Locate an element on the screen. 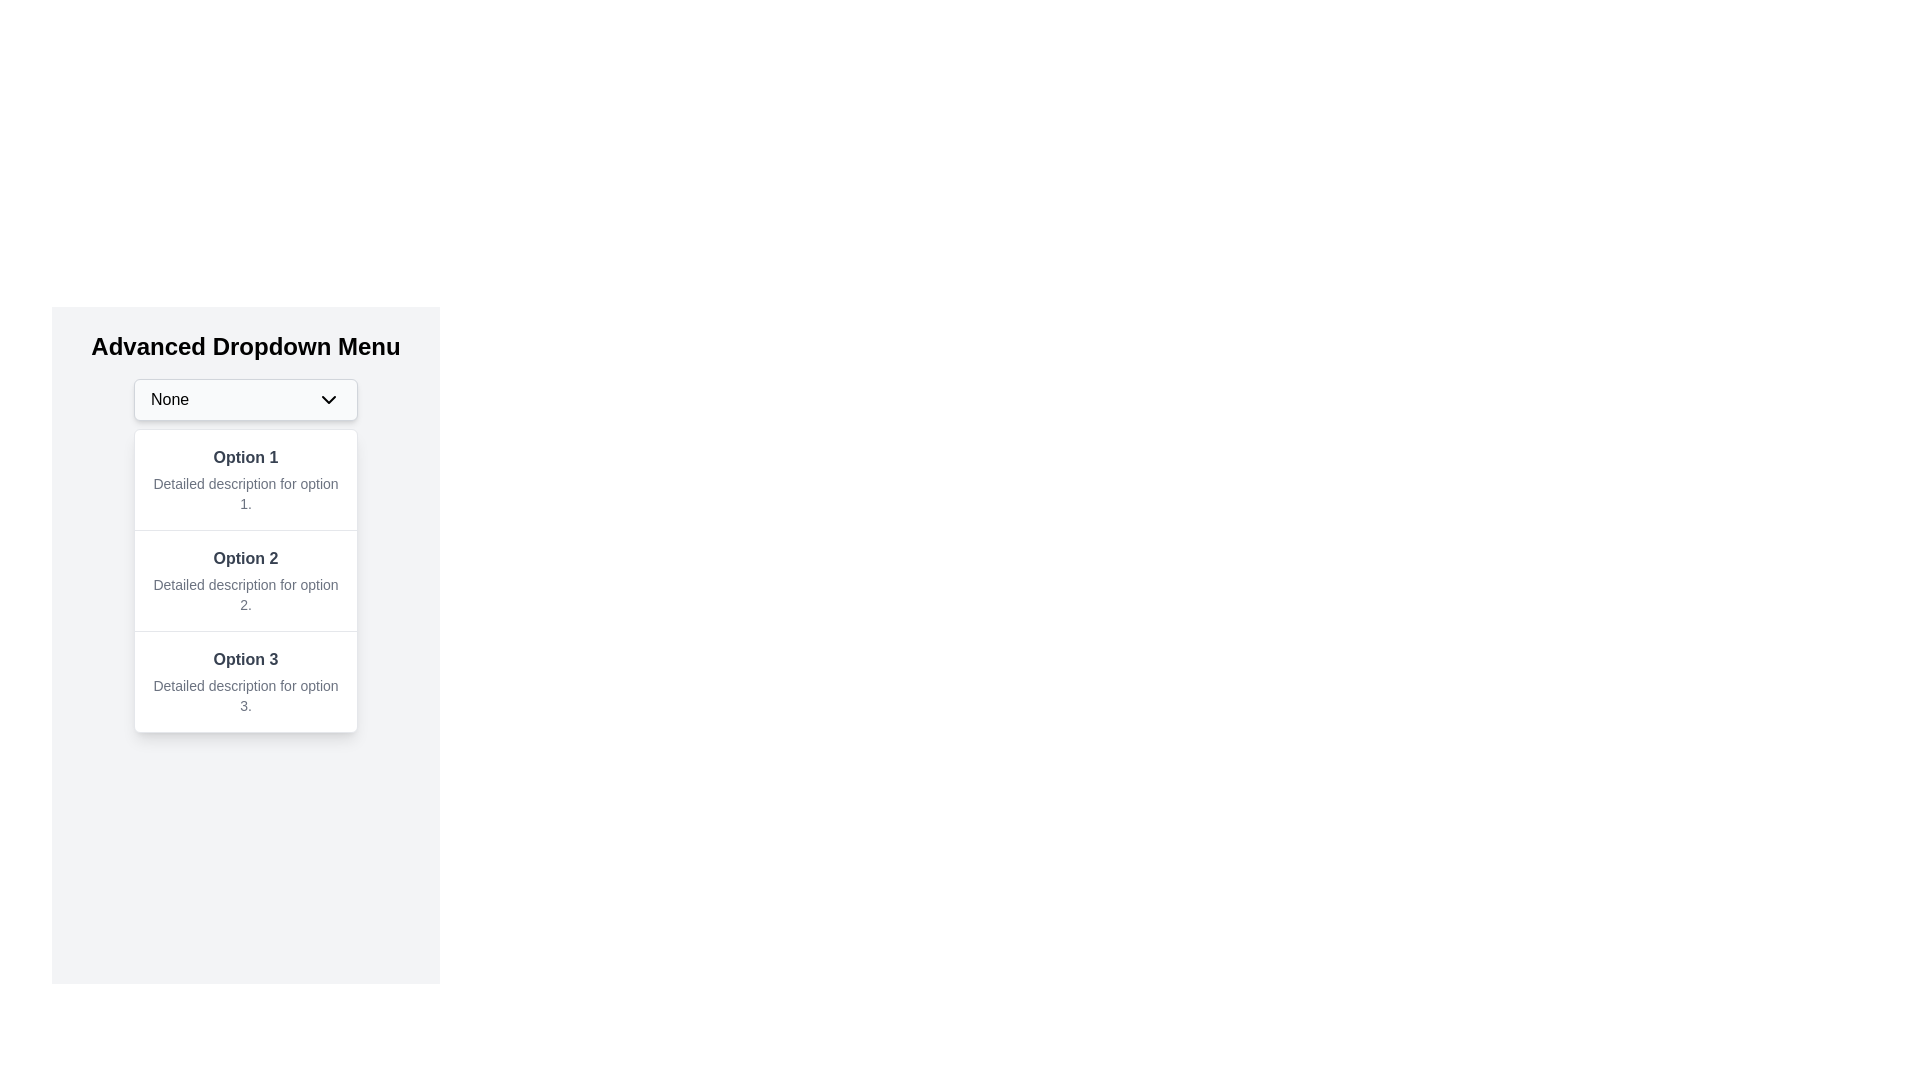  the second panel of the dropdown menu is located at coordinates (244, 581).